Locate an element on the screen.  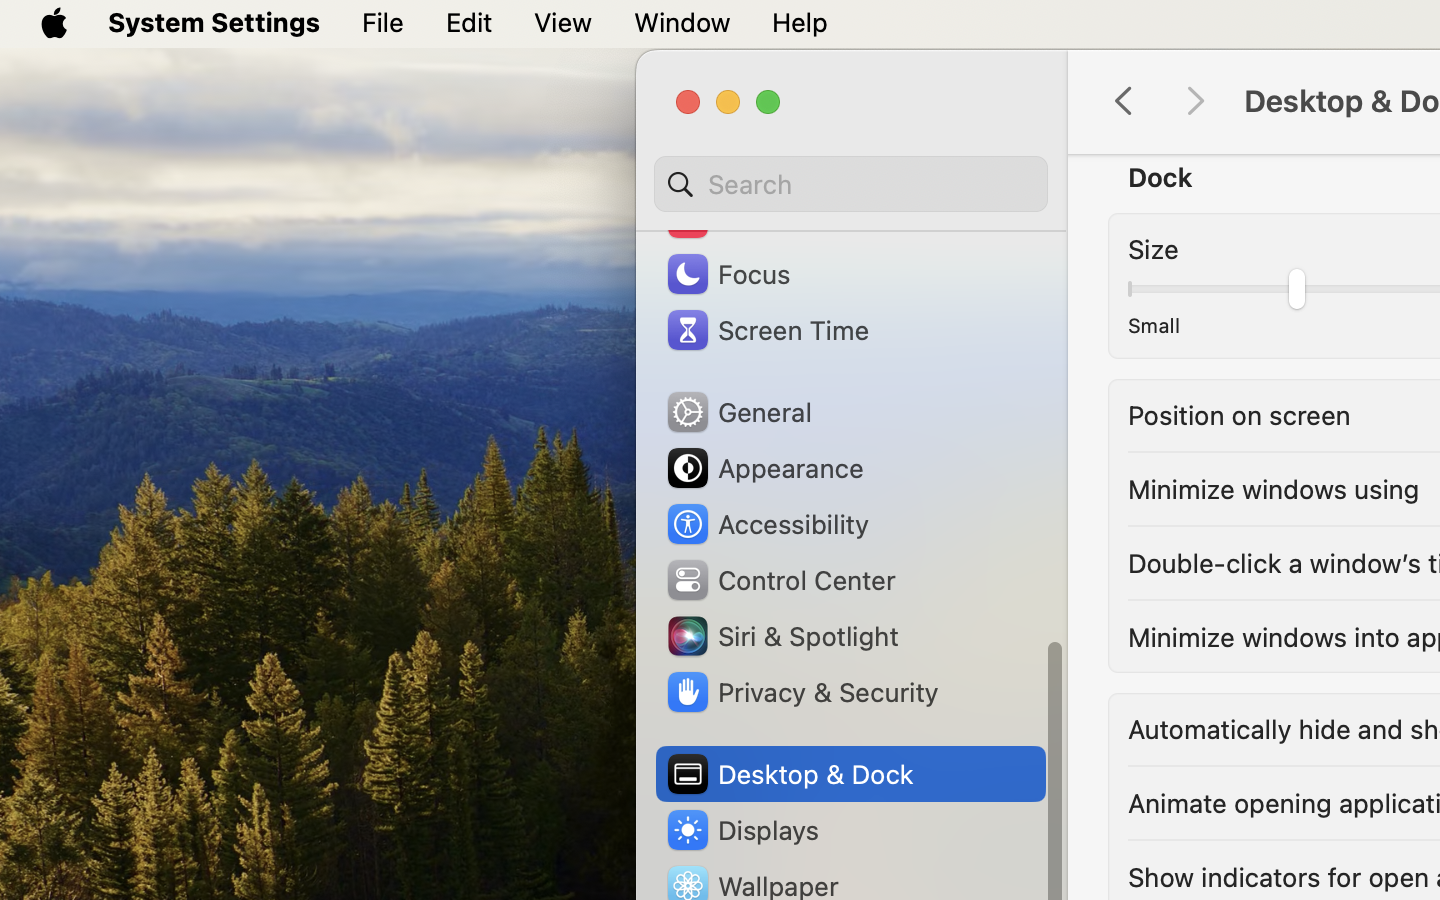
'Focus' is located at coordinates (726, 272).